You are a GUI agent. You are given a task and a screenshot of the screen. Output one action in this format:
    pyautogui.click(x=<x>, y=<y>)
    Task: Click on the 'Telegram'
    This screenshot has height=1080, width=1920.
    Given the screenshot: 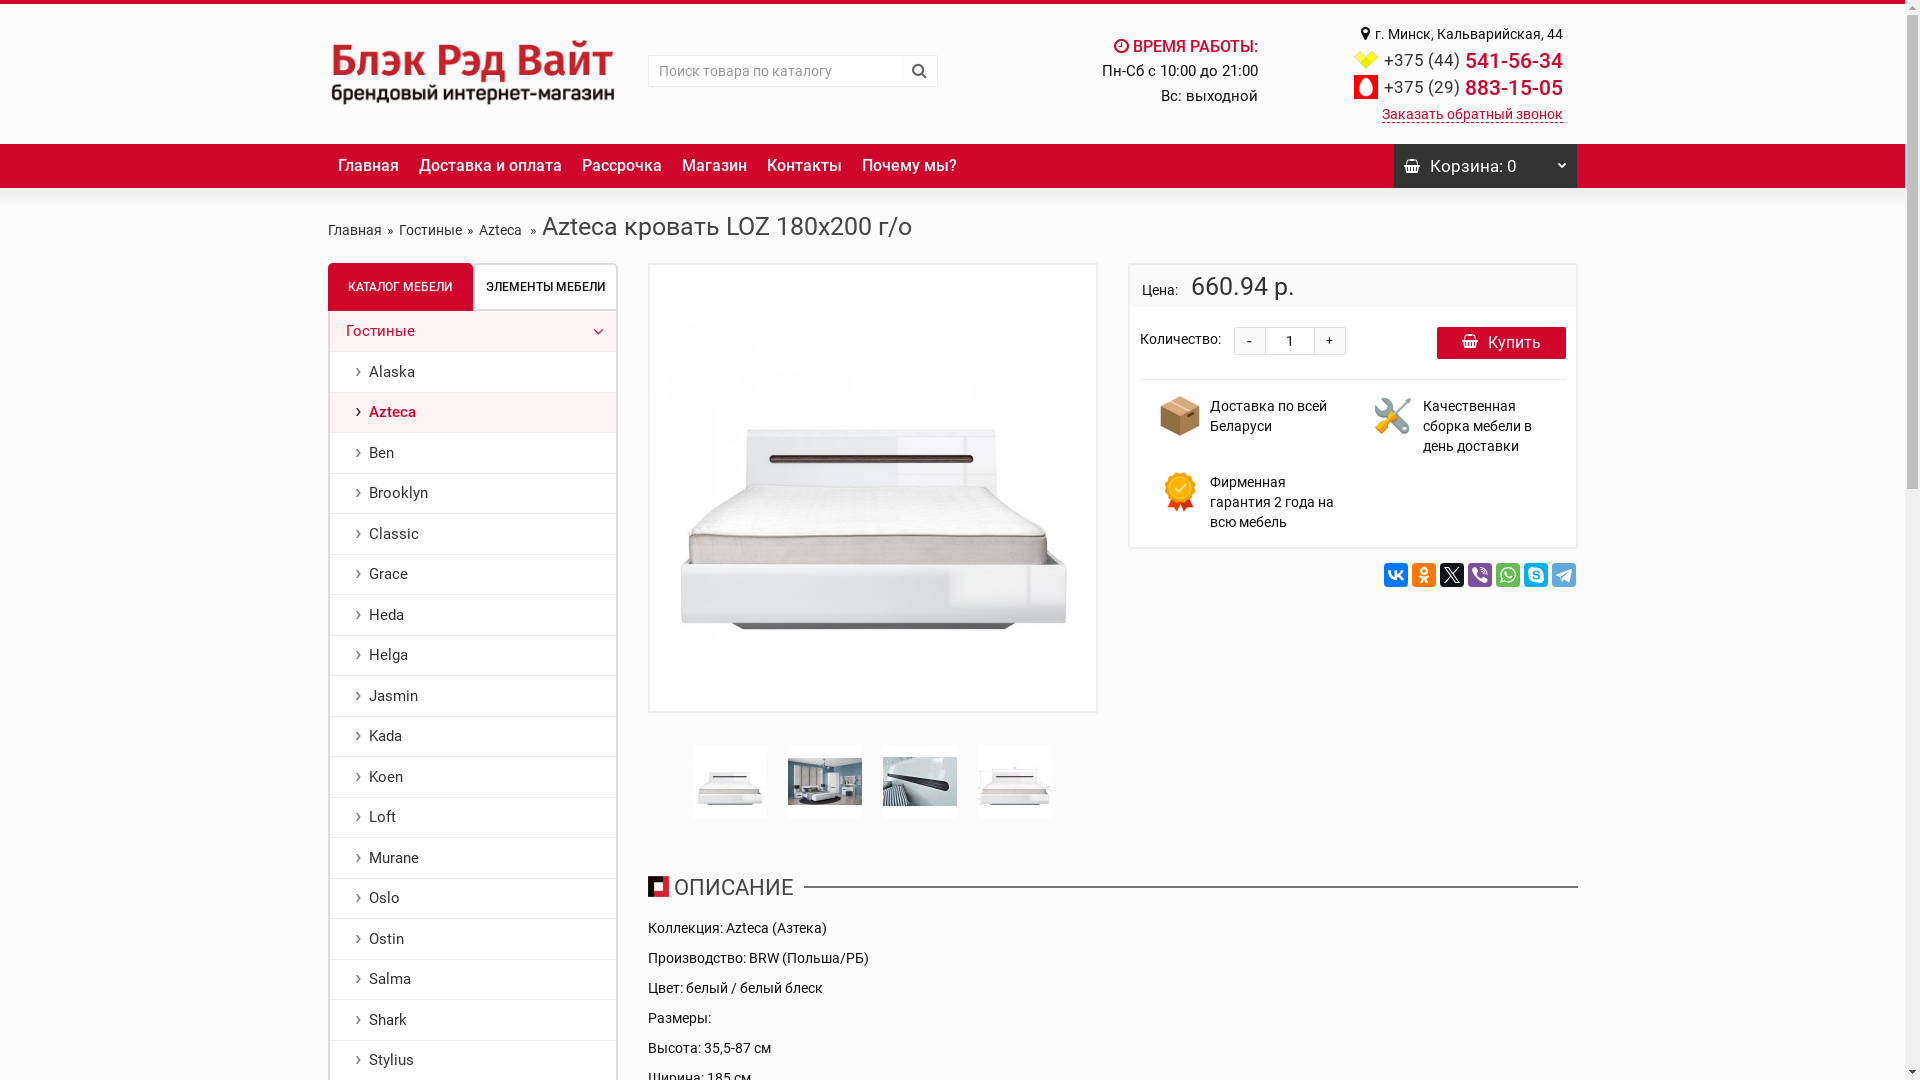 What is the action you would take?
    pyautogui.click(x=1550, y=574)
    